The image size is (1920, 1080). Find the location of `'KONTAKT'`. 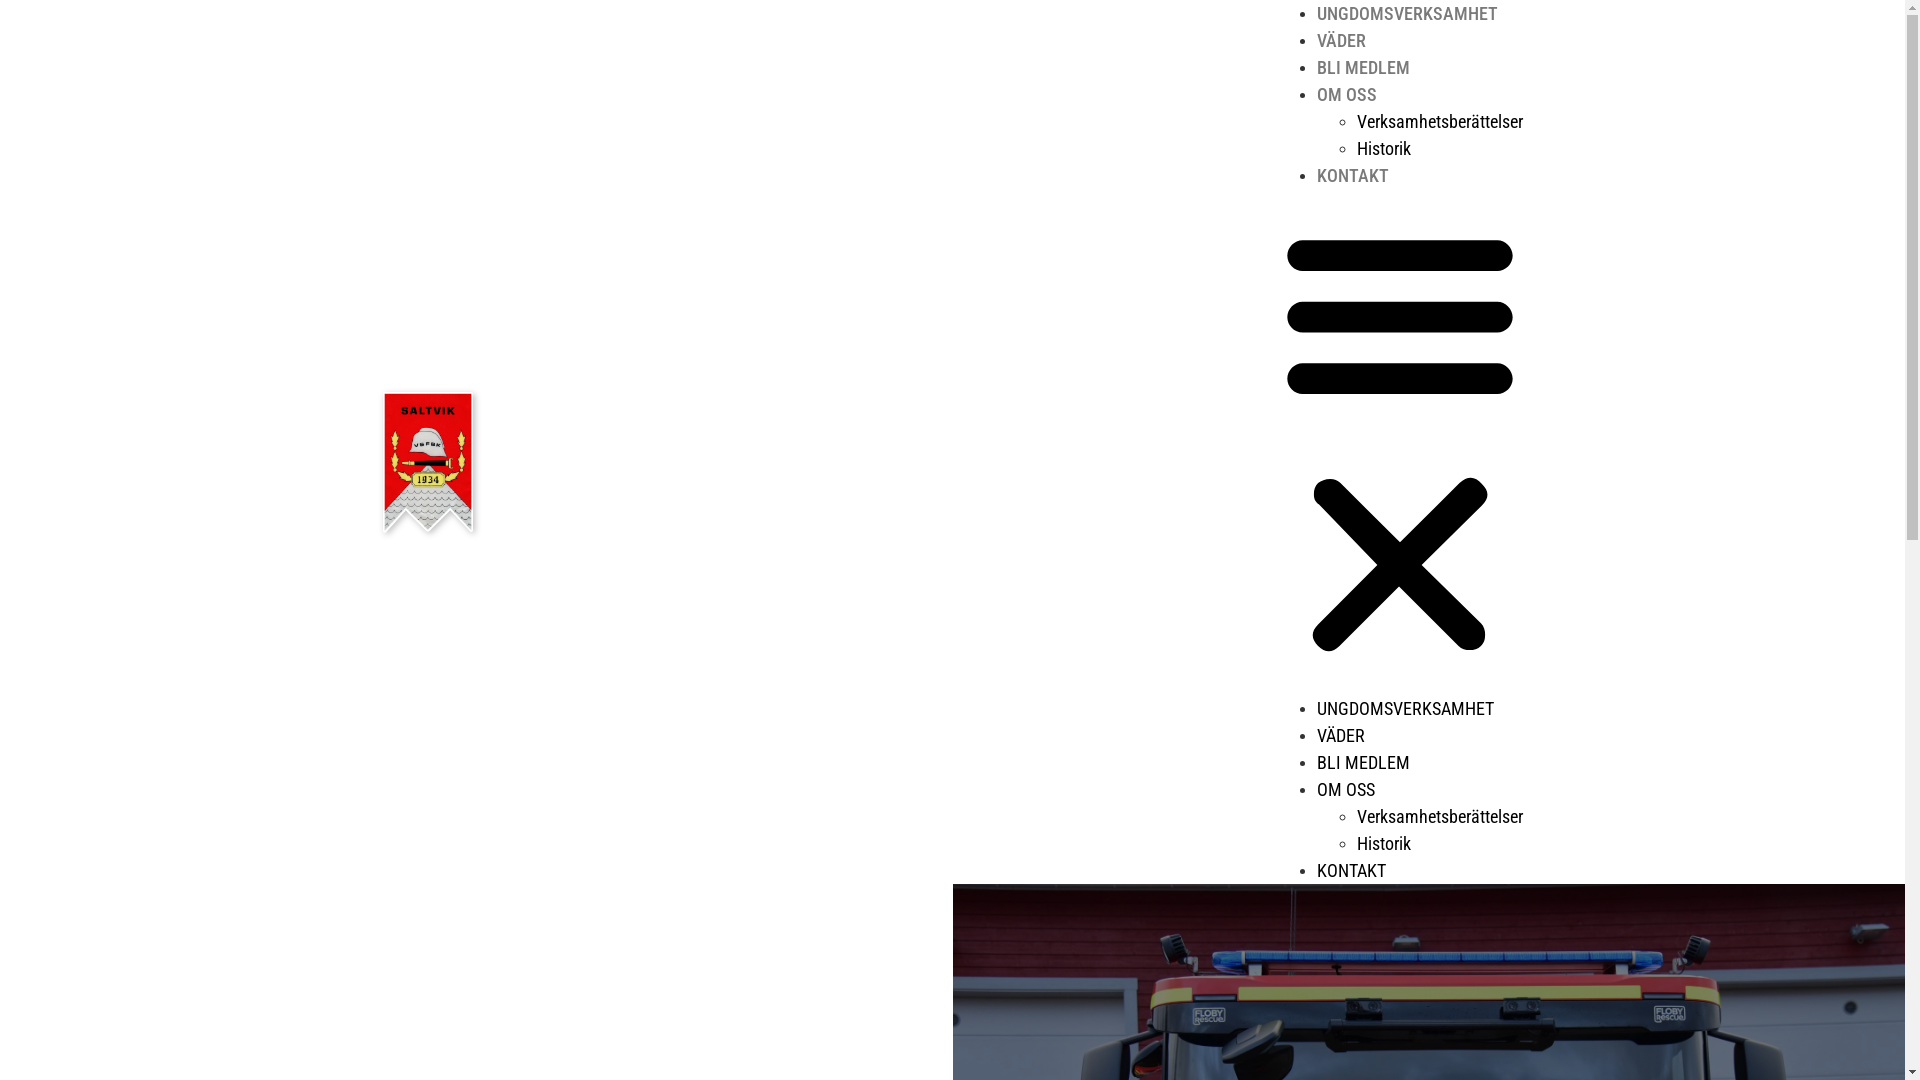

'KONTAKT' is located at coordinates (1350, 869).